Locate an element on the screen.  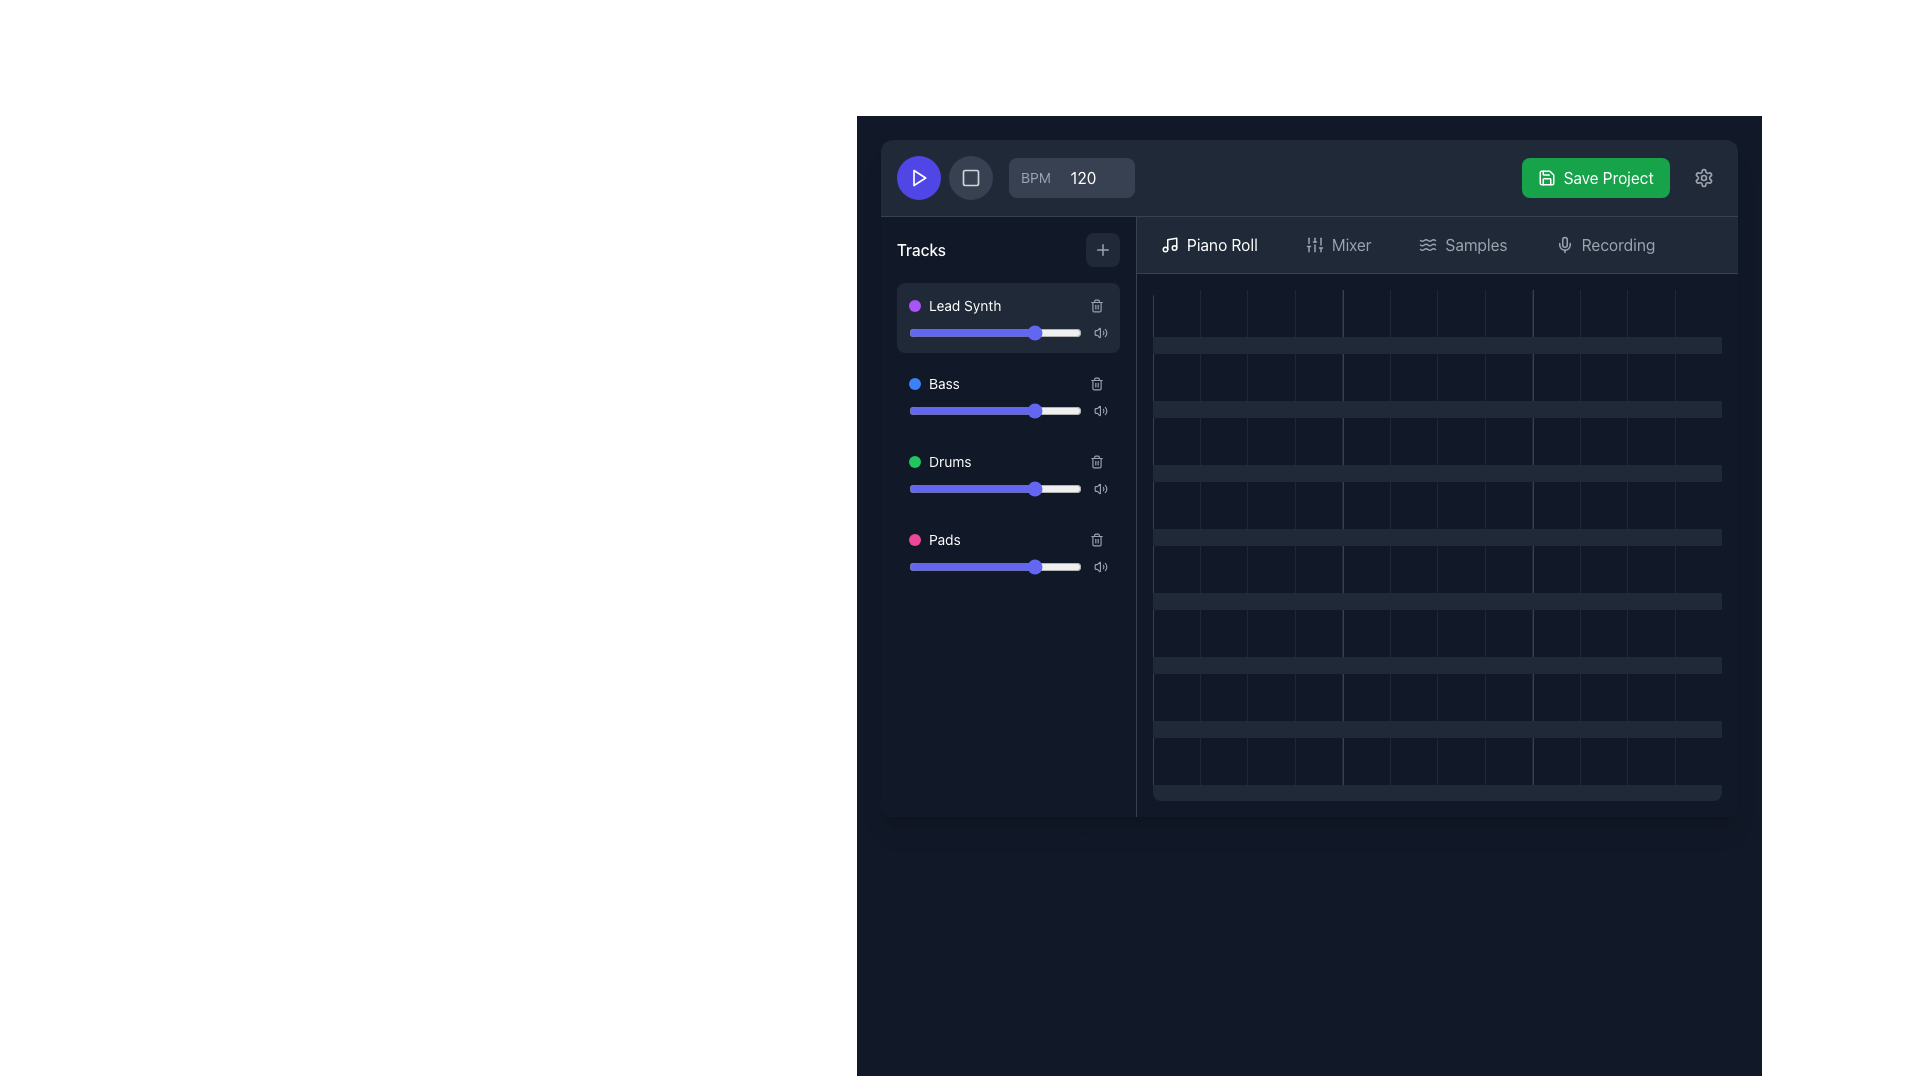
the slider is located at coordinates (942, 567).